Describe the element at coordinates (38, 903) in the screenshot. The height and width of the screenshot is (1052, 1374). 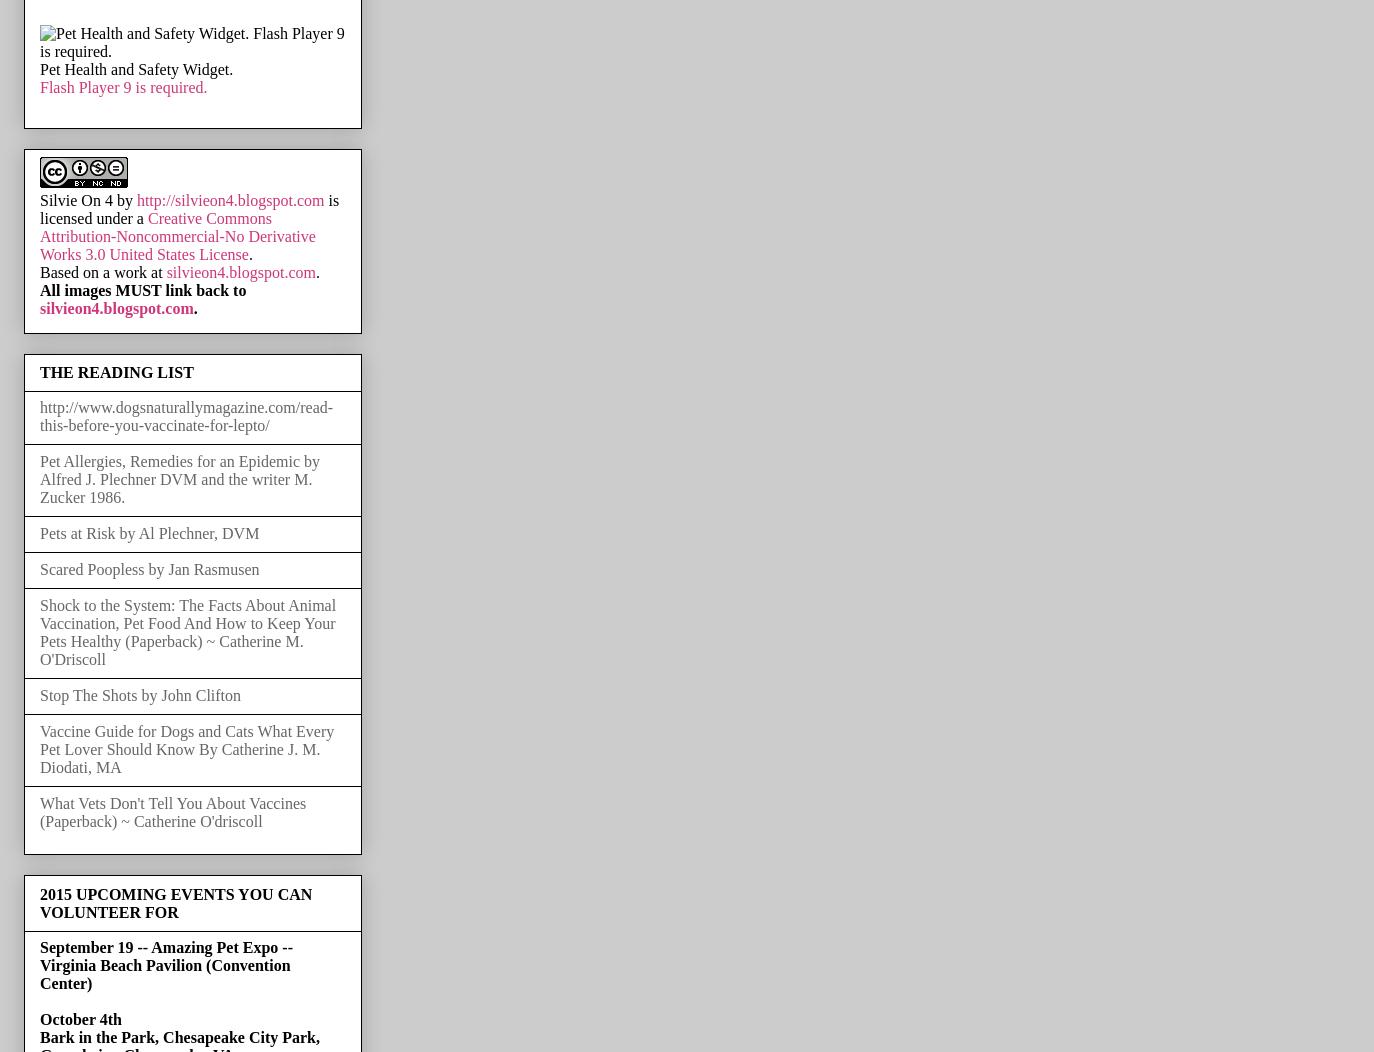
I see `'2015 UPCOMING EVENTS YOU CAN VOLUNTEER FOR'` at that location.